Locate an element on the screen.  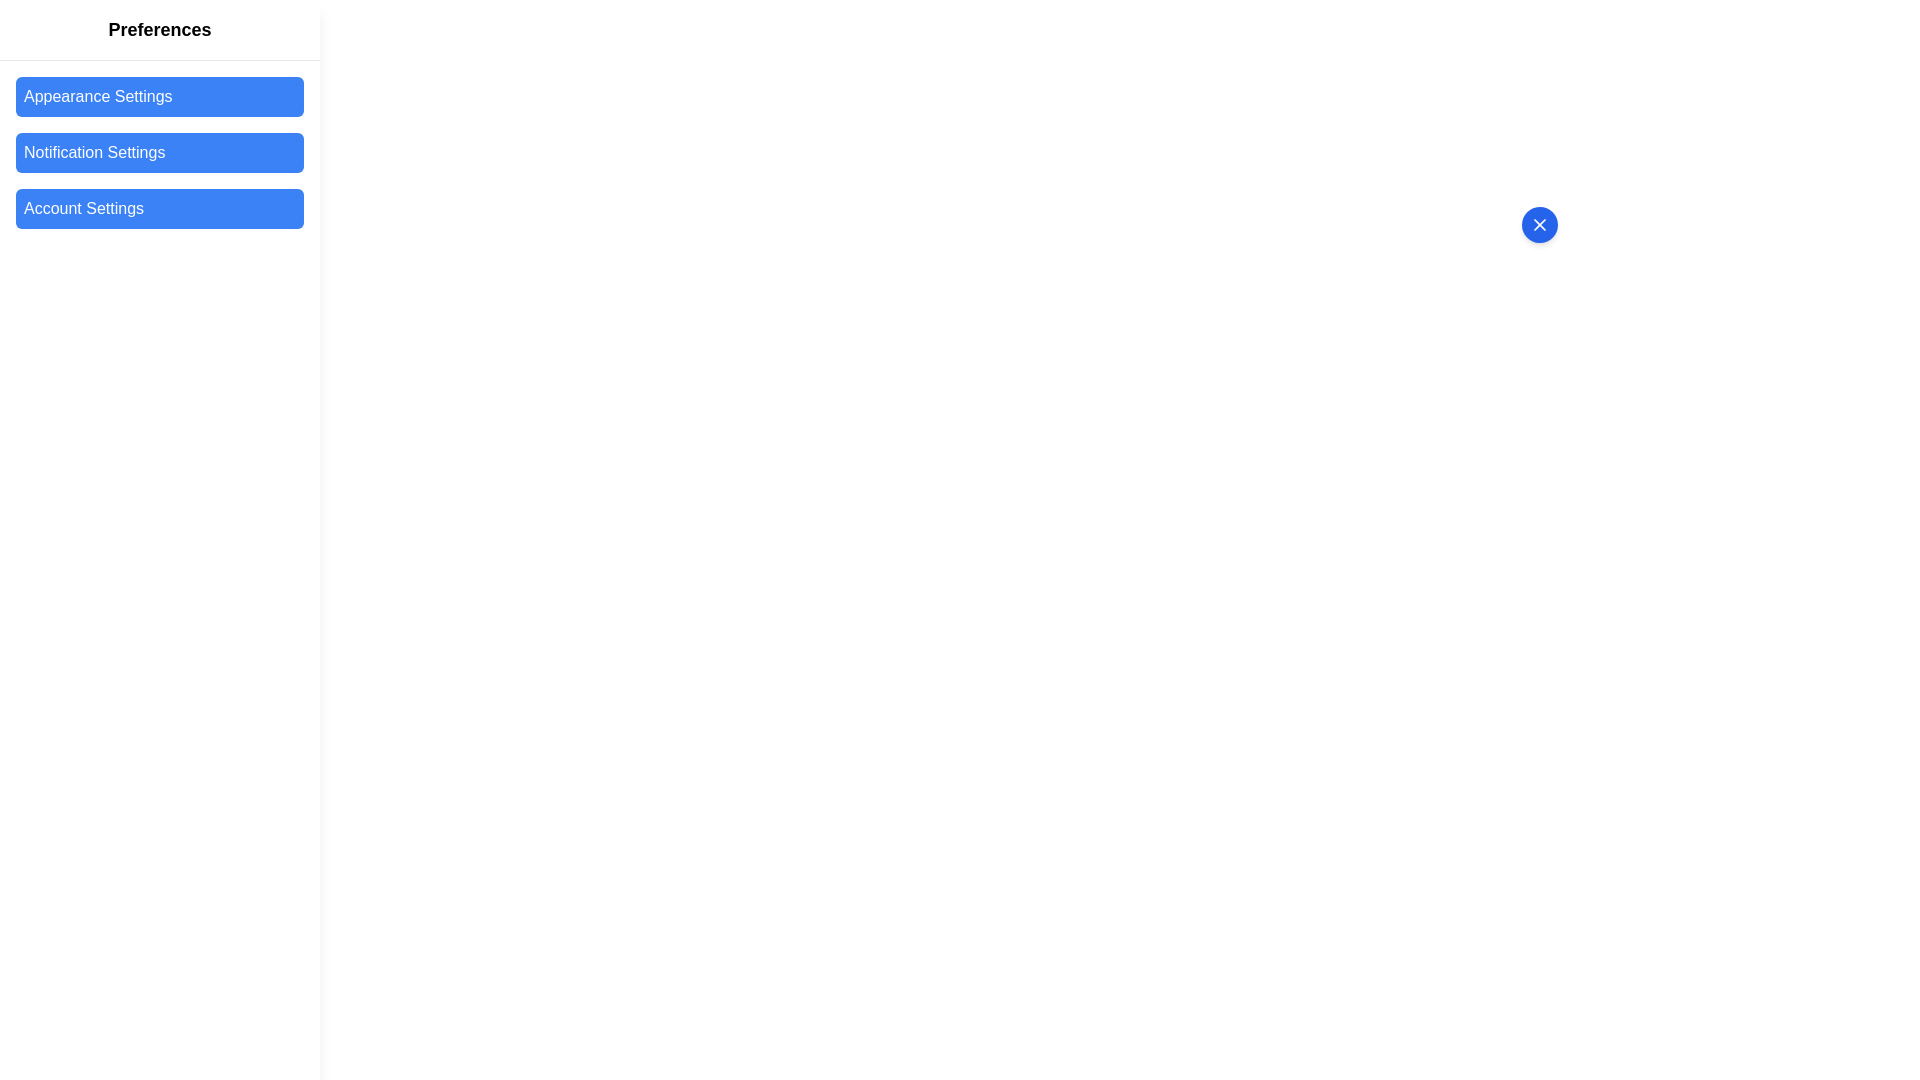
the 'Account Settings' button located at the bottom of the 'Preferences' section is located at coordinates (158, 208).